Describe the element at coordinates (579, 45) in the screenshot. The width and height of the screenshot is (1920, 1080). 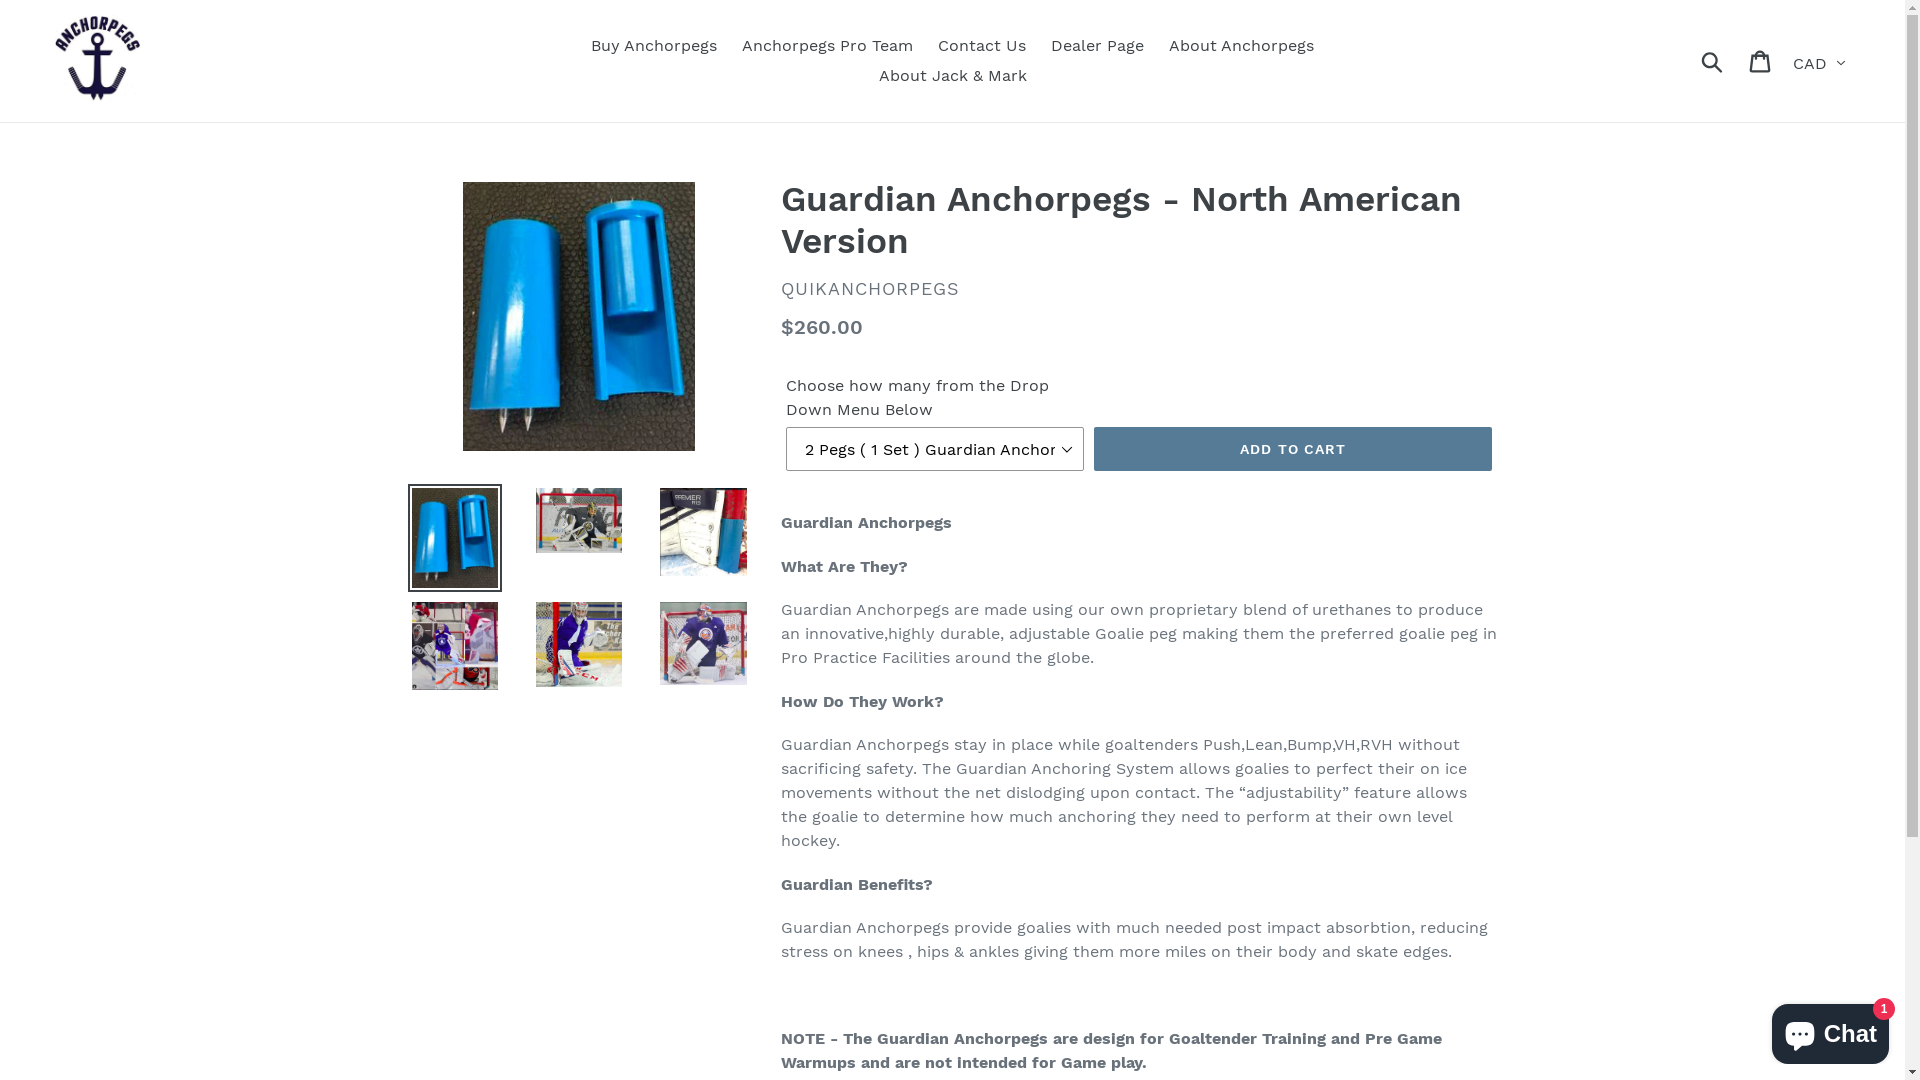
I see `'Buy Anchorpegs'` at that location.